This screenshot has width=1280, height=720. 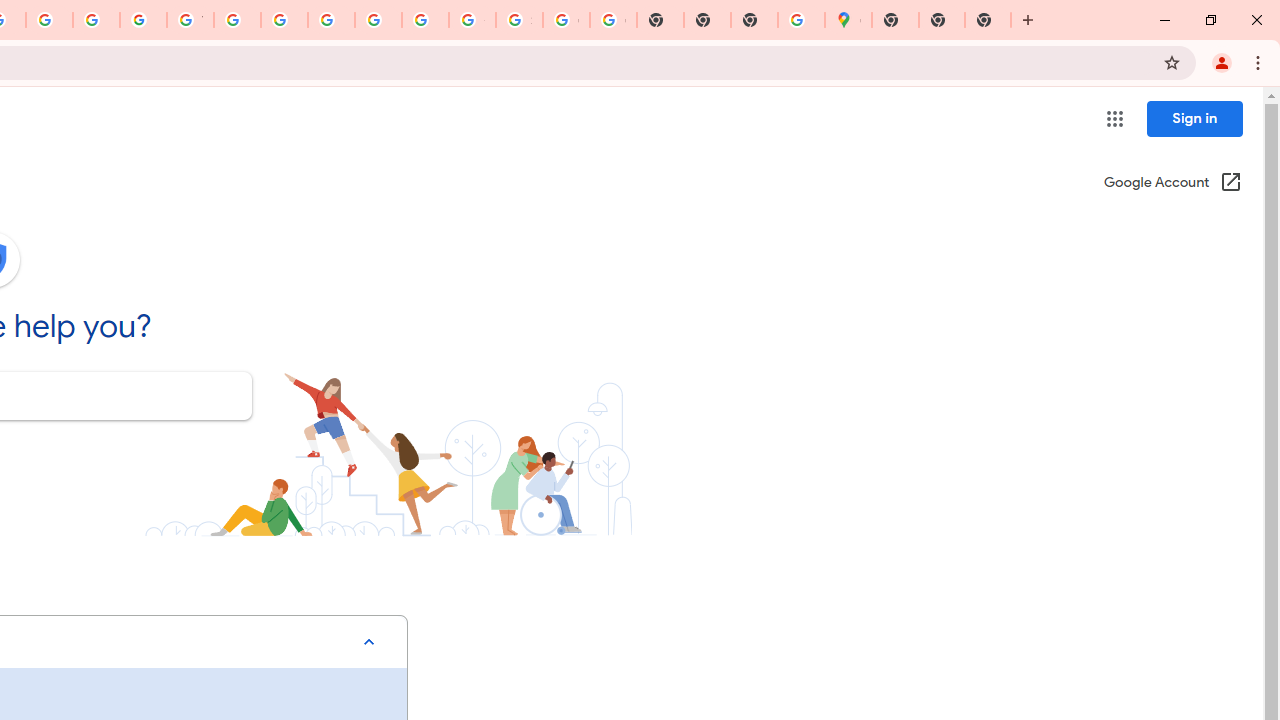 What do you see at coordinates (801, 20) in the screenshot?
I see `'Use Google Maps in Space - Google Maps Help'` at bounding box center [801, 20].